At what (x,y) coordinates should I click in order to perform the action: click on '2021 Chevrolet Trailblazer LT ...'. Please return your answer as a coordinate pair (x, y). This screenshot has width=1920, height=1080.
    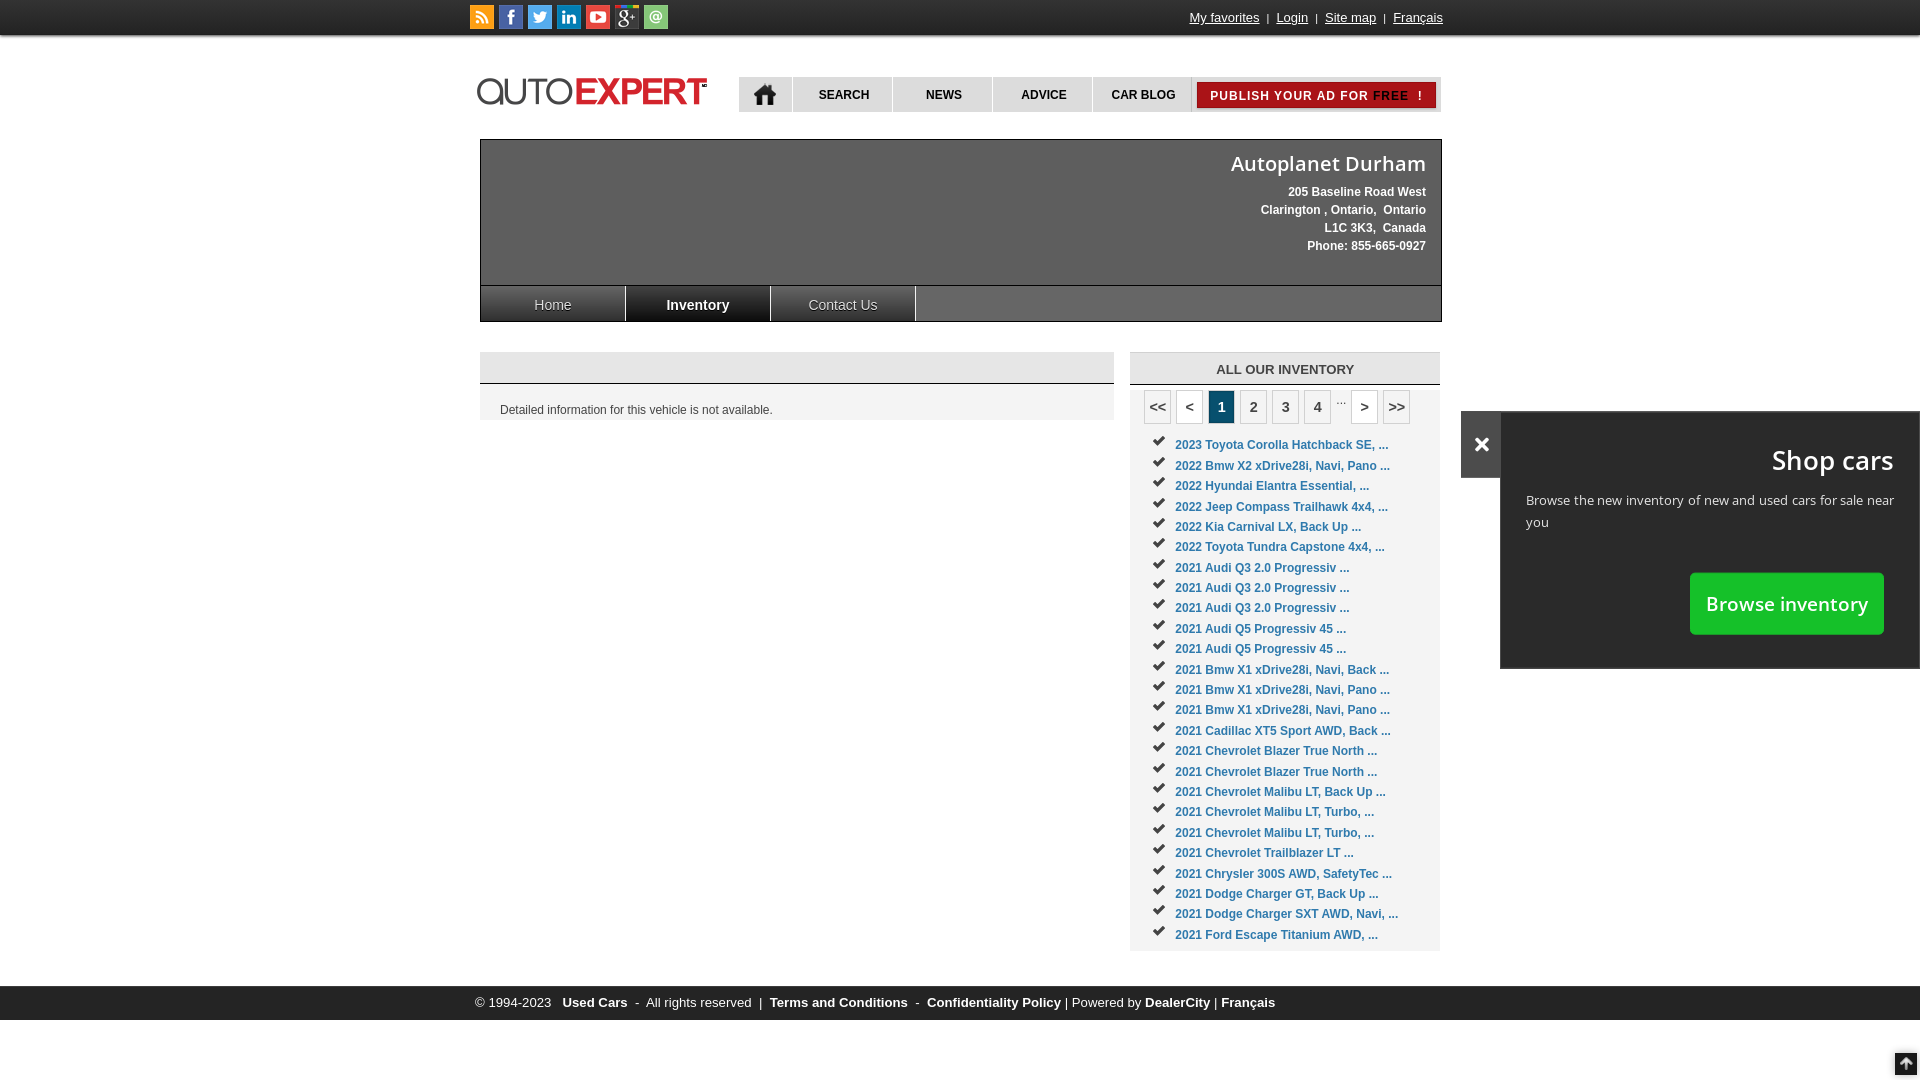
    Looking at the image, I should click on (1175, 852).